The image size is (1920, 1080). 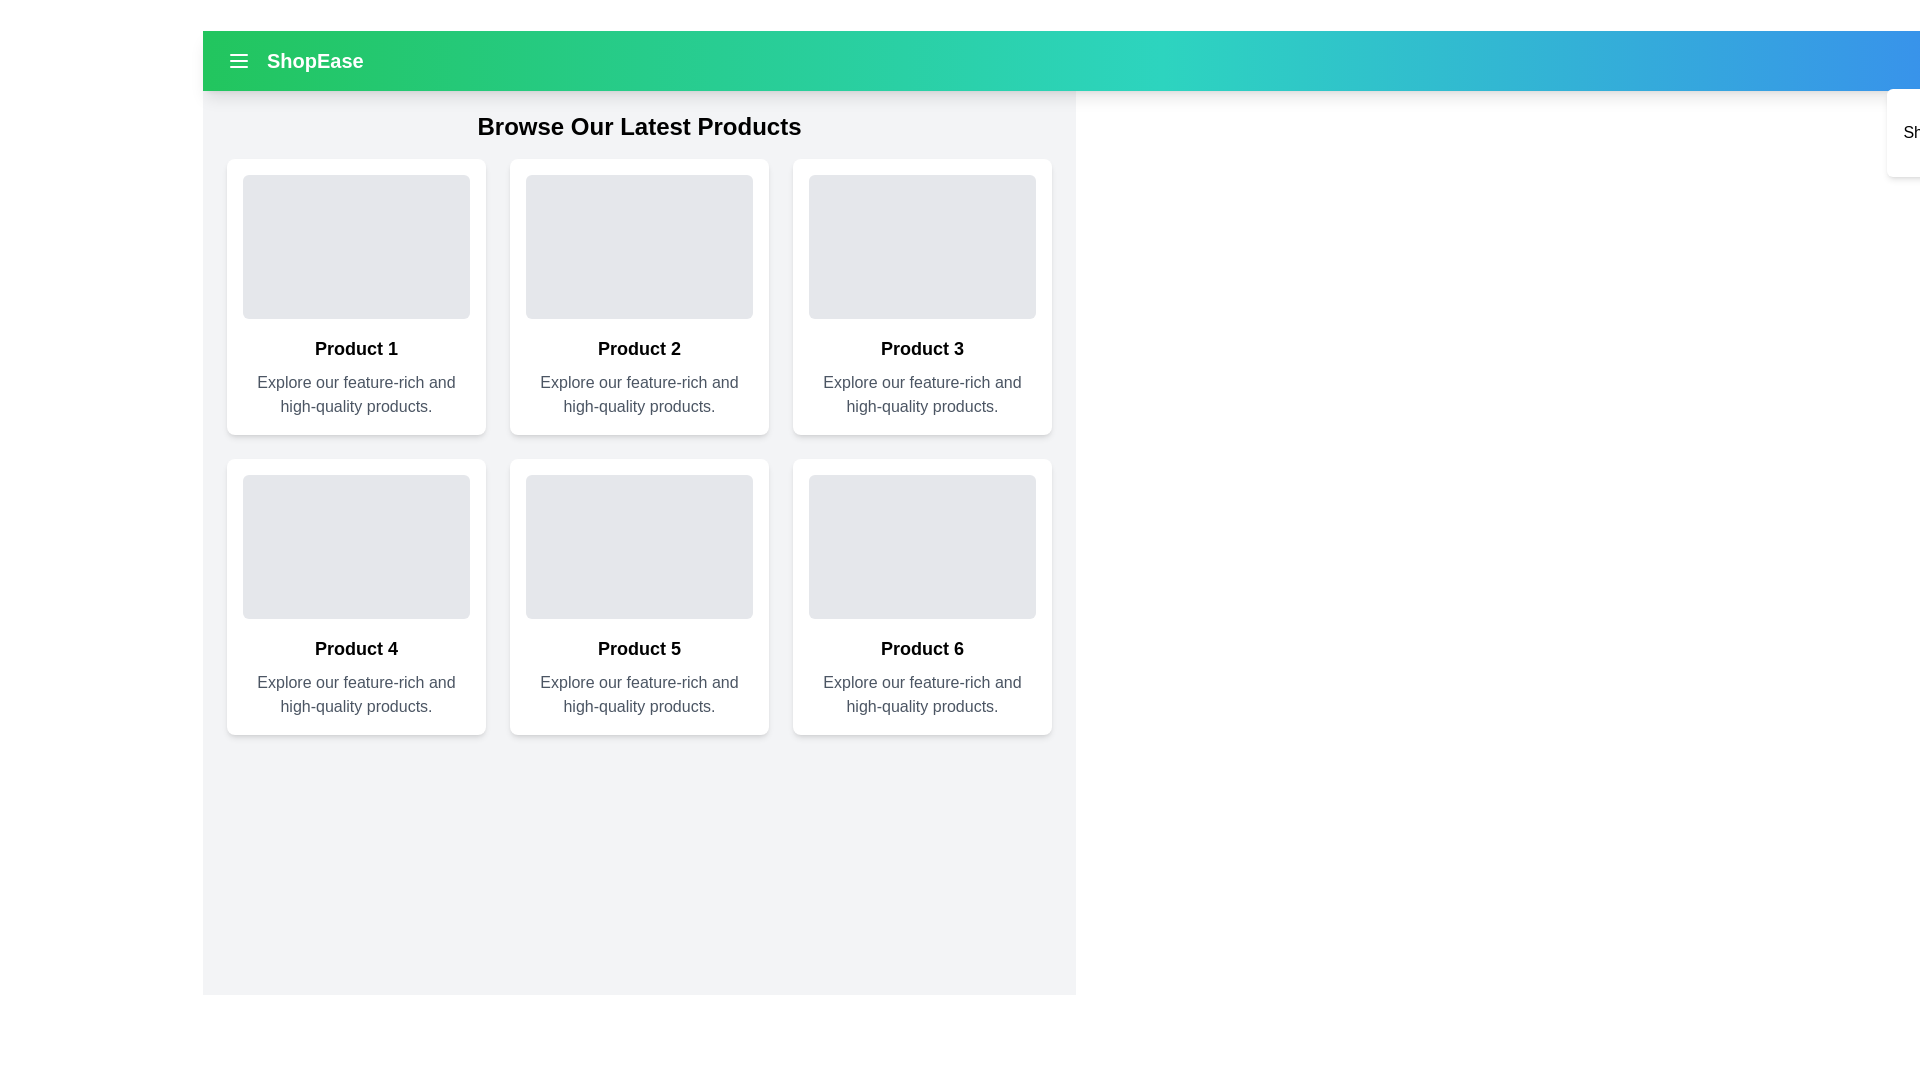 What do you see at coordinates (239, 60) in the screenshot?
I see `the menu toggle button located in the top-left corner of the interface within the green header bar` at bounding box center [239, 60].